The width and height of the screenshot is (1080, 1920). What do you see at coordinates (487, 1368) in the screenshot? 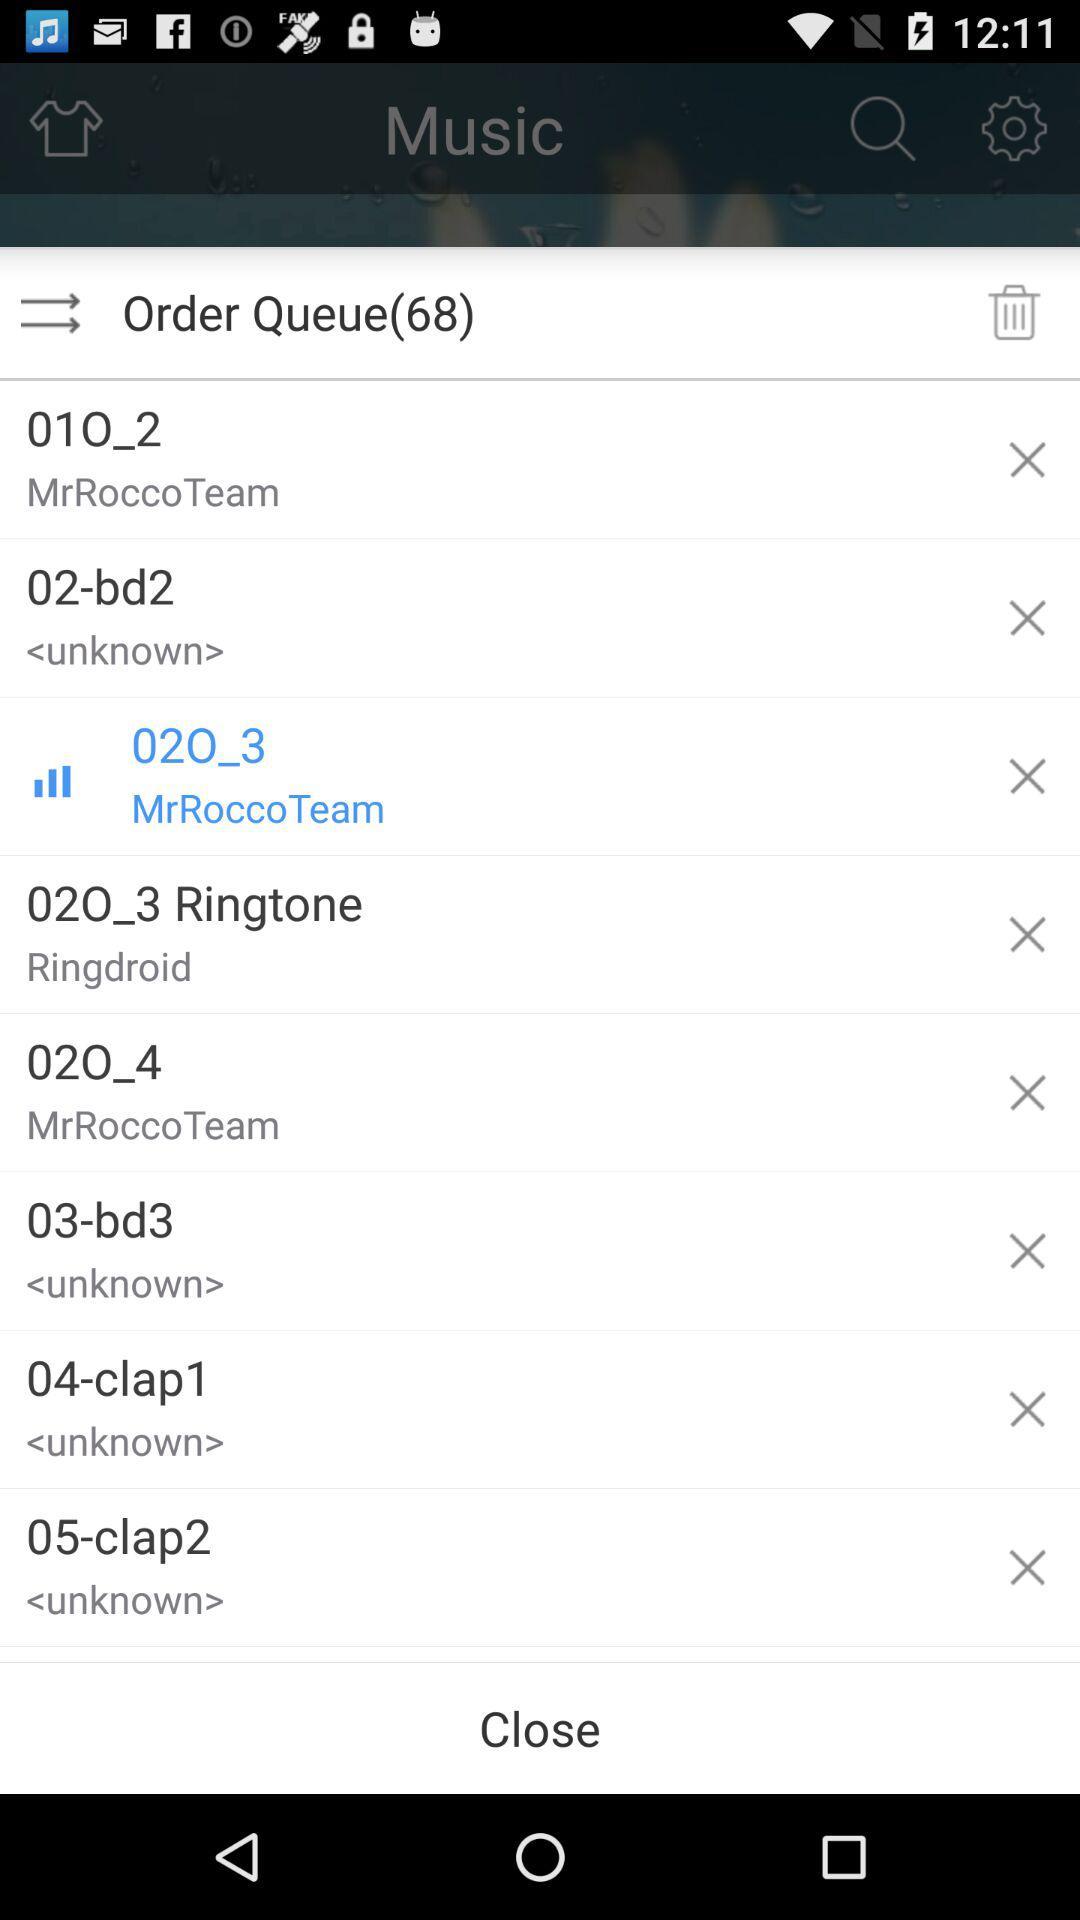
I see `item below <unknown> app` at bounding box center [487, 1368].